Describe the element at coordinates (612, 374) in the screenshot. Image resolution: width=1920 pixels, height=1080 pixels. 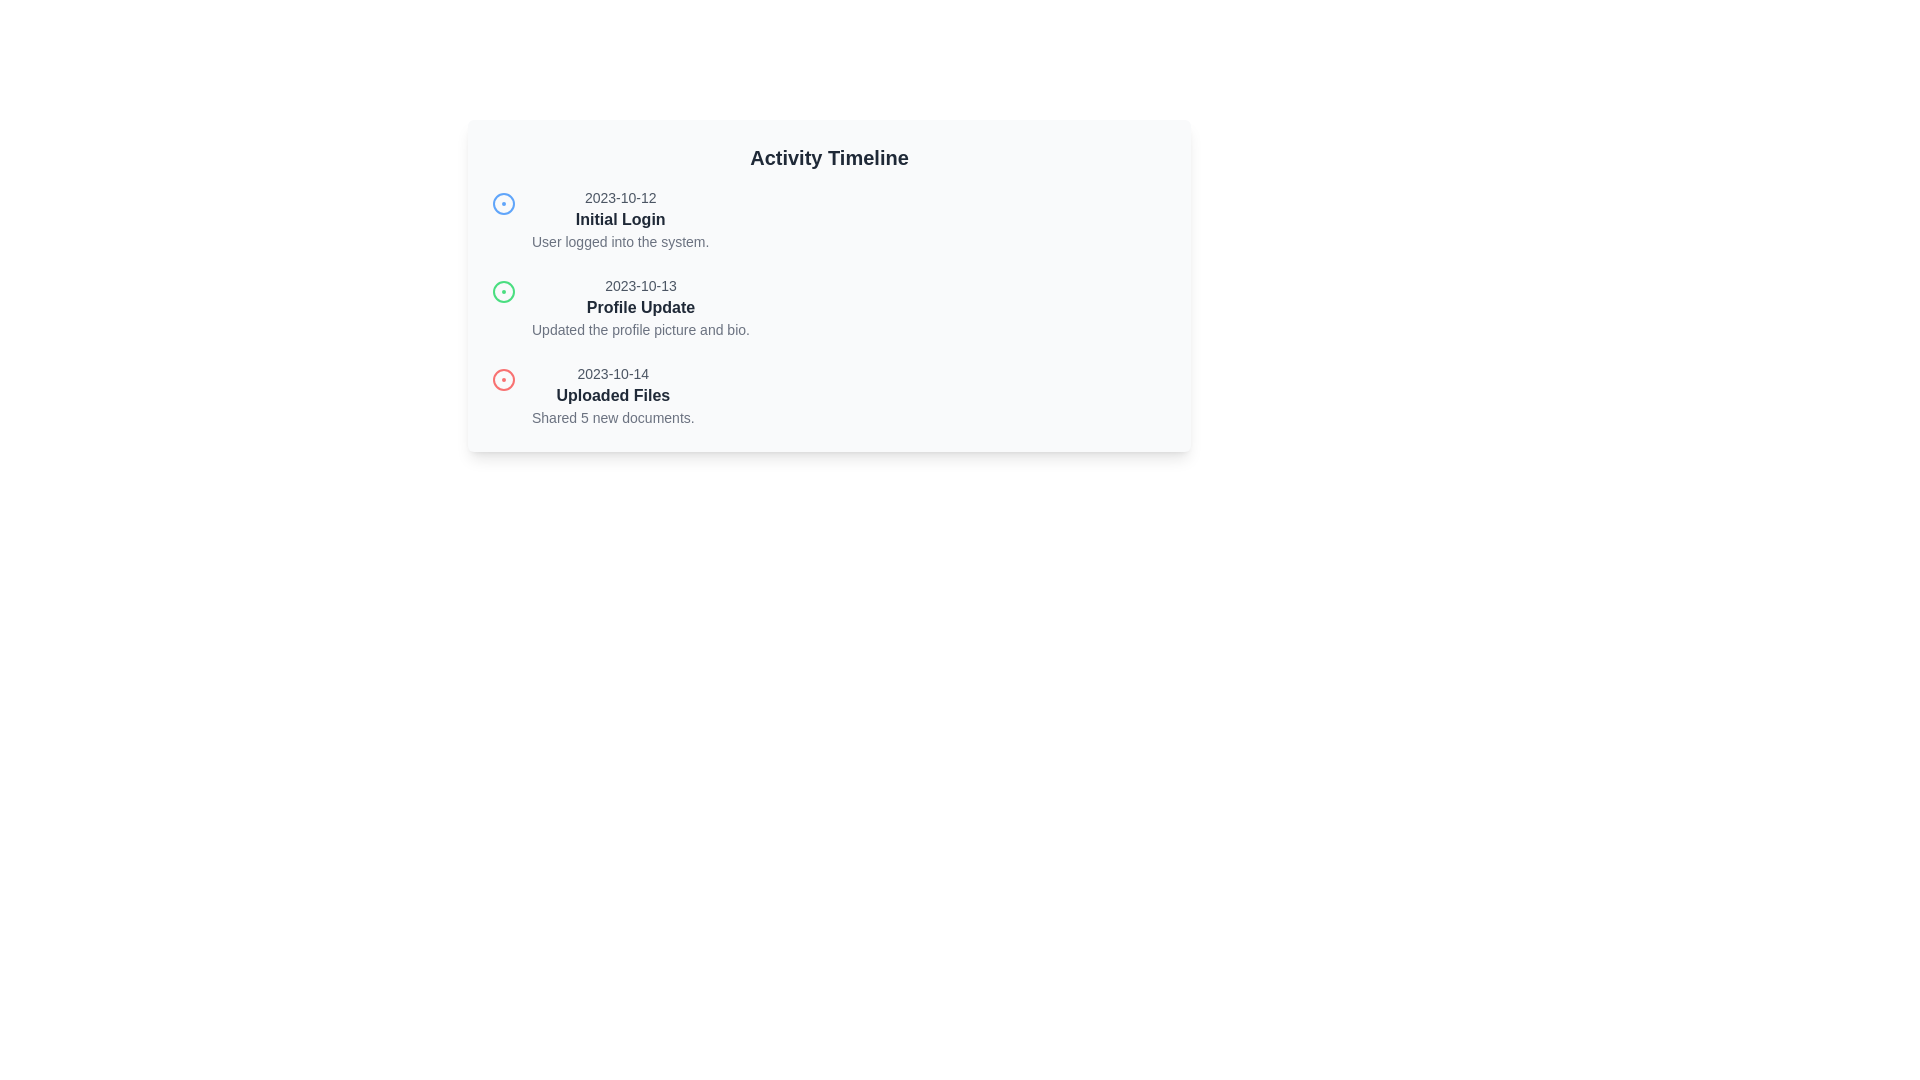
I see `date text label displaying '2023-10-14' in a small gray font, located at the top of the third group in the timeline above the title 'Uploaded Files'` at that location.